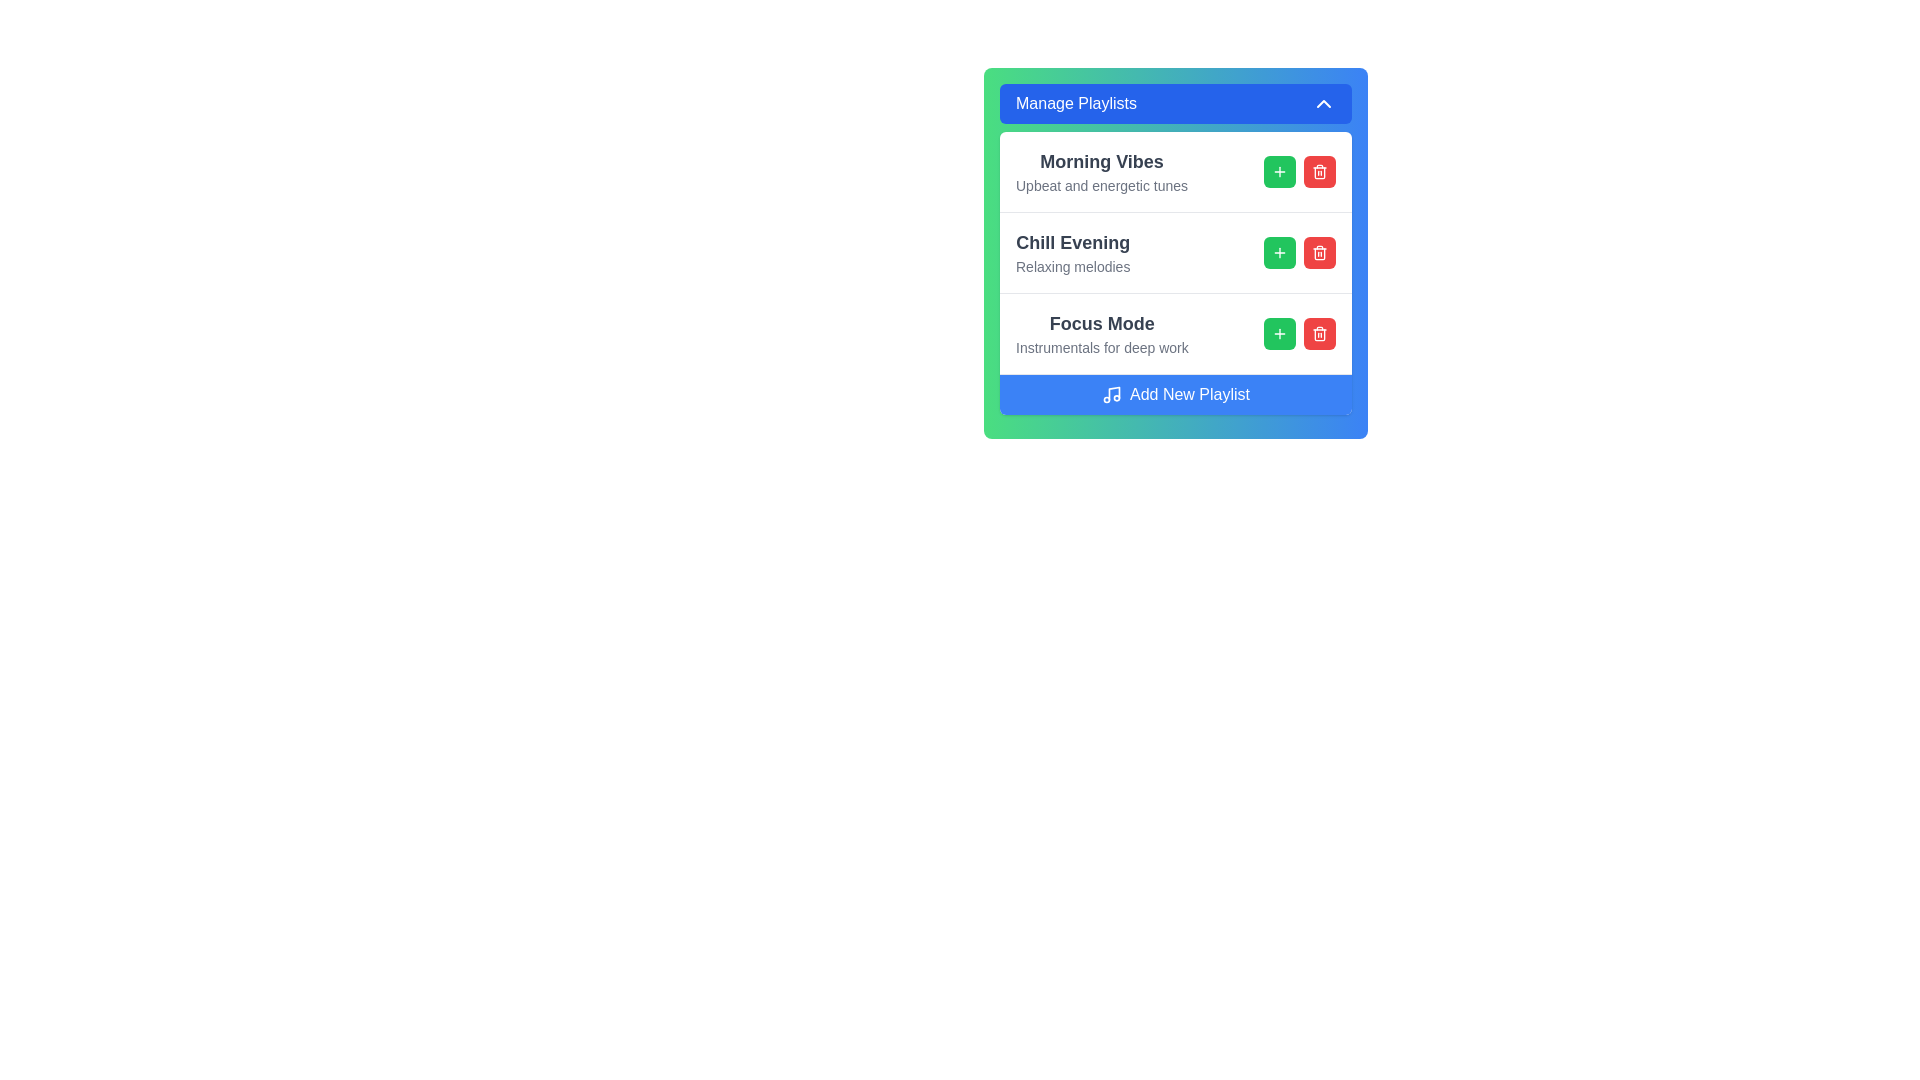 The width and height of the screenshot is (1920, 1080). Describe the element at coordinates (1101, 185) in the screenshot. I see `the text label reading 'Upbeat and energetic tunes', which is styled with a smaller font size and light gray color, located directly beneath 'Morning Vibes' in the Manage Playlists interface` at that location.